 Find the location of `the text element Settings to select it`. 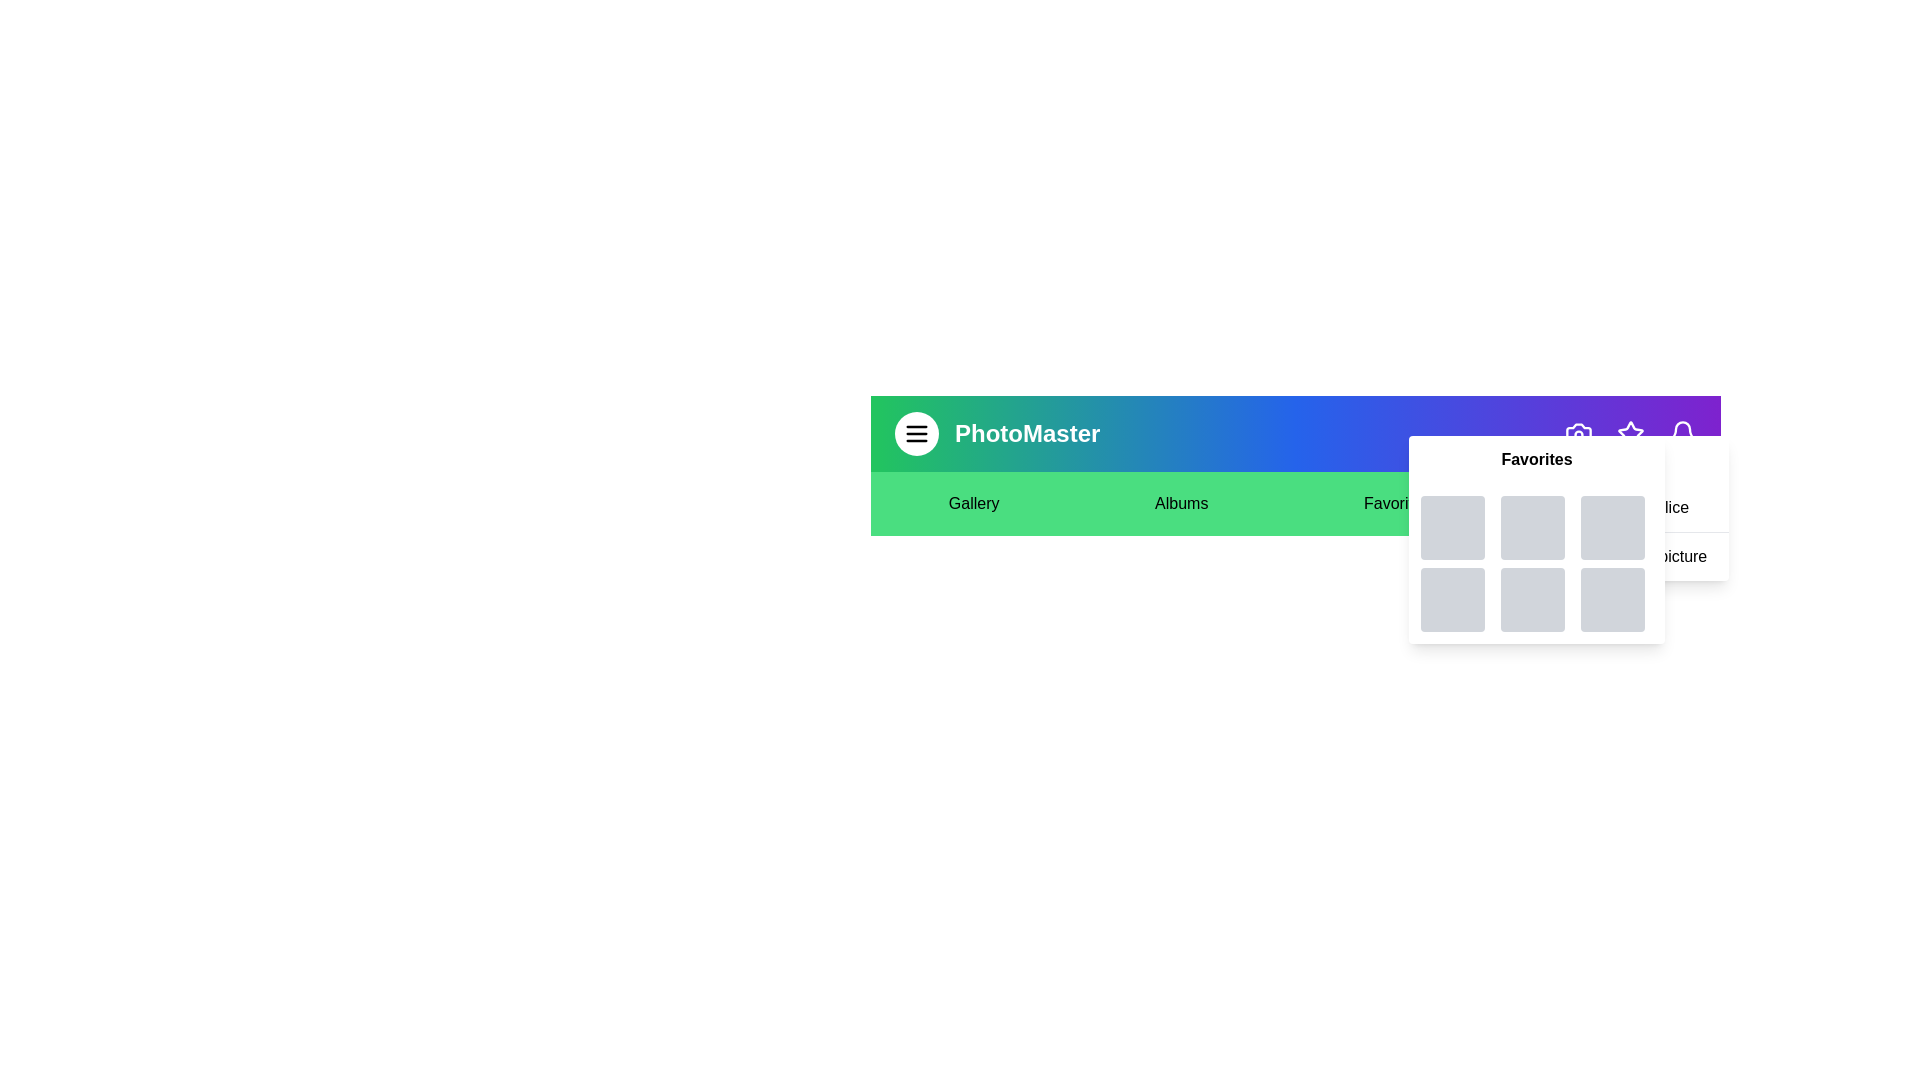

the text element Settings to select it is located at coordinates (1614, 503).